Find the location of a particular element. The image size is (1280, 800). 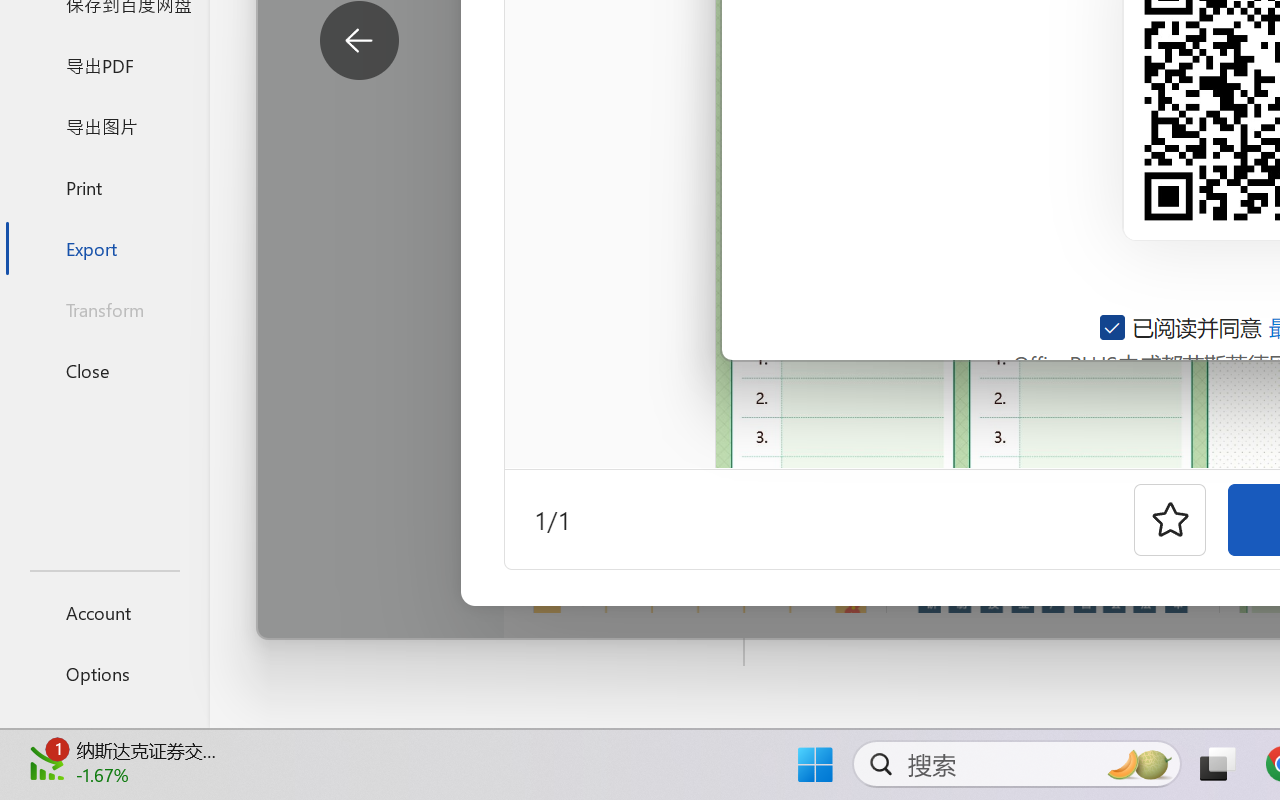

'Transform' is located at coordinates (103, 308).